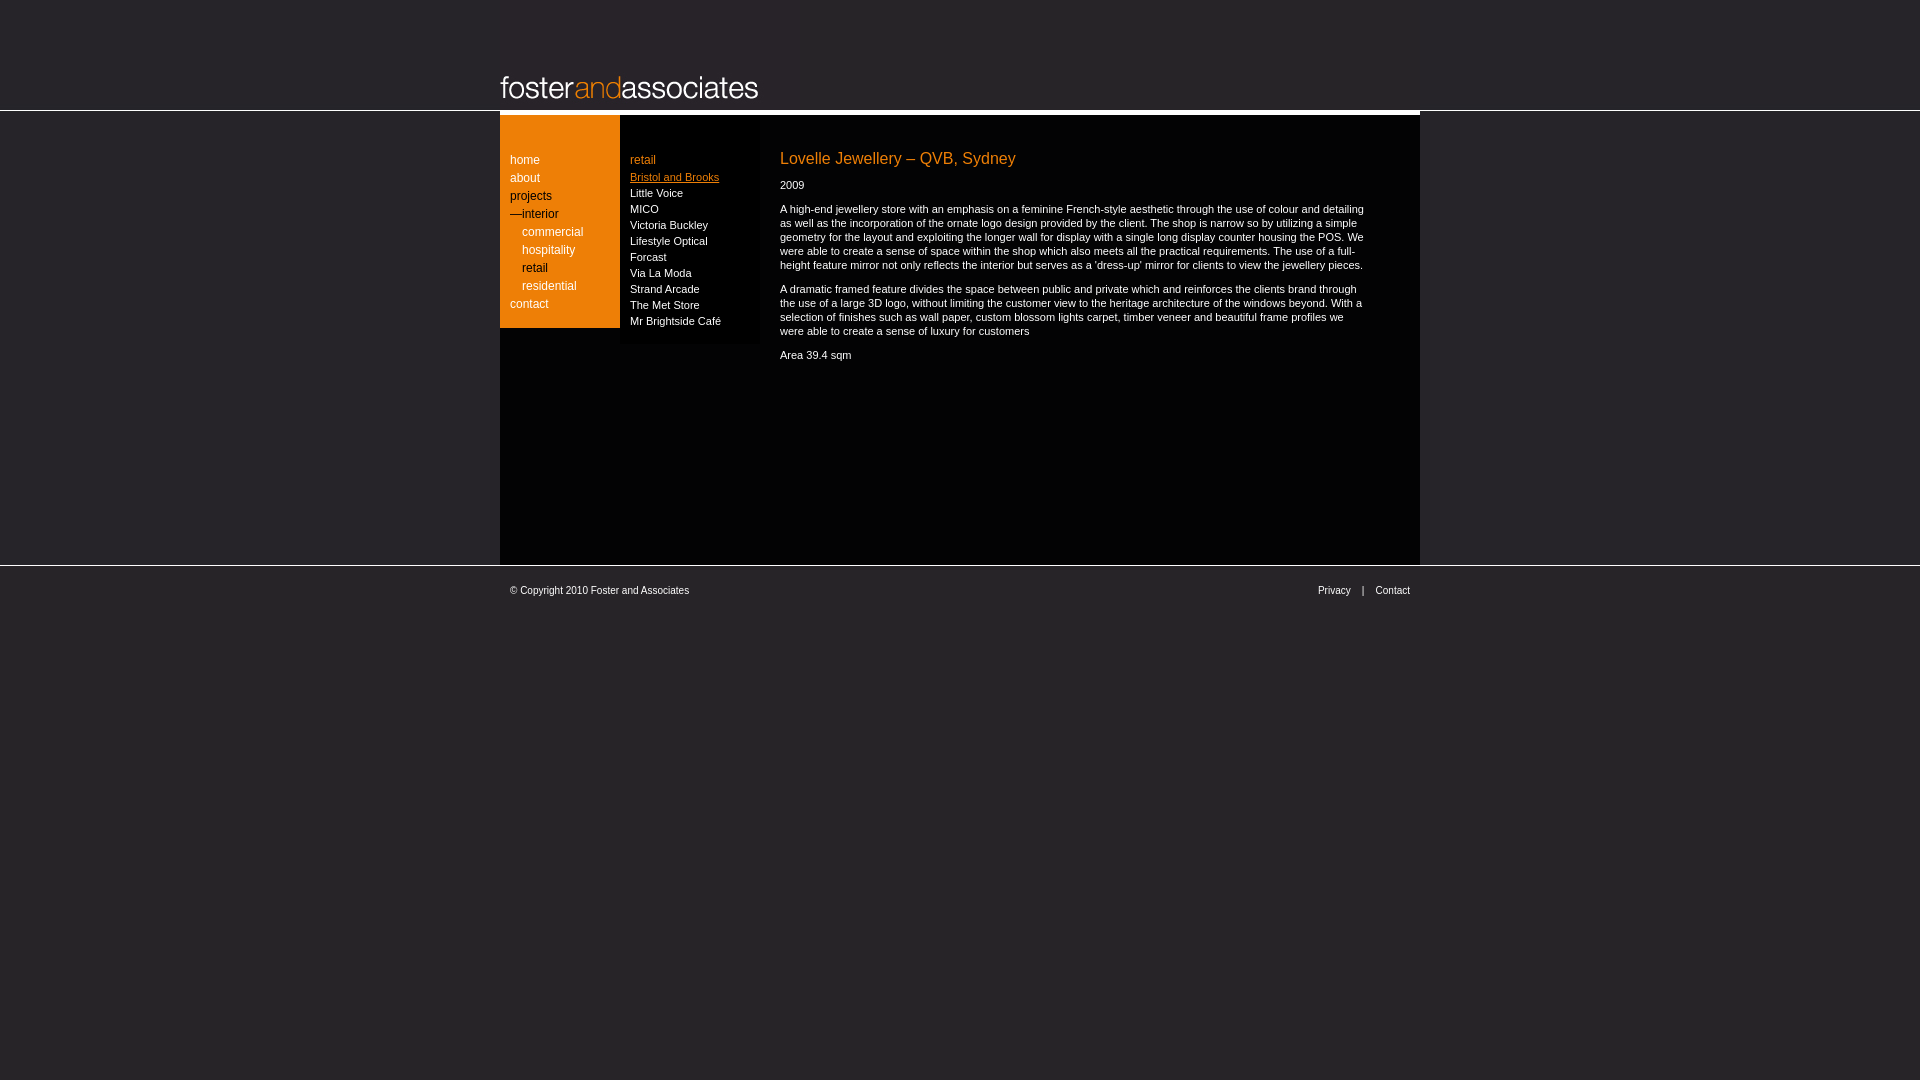 This screenshot has height=1080, width=1920. I want to click on 'Via La Moda', so click(690, 273).